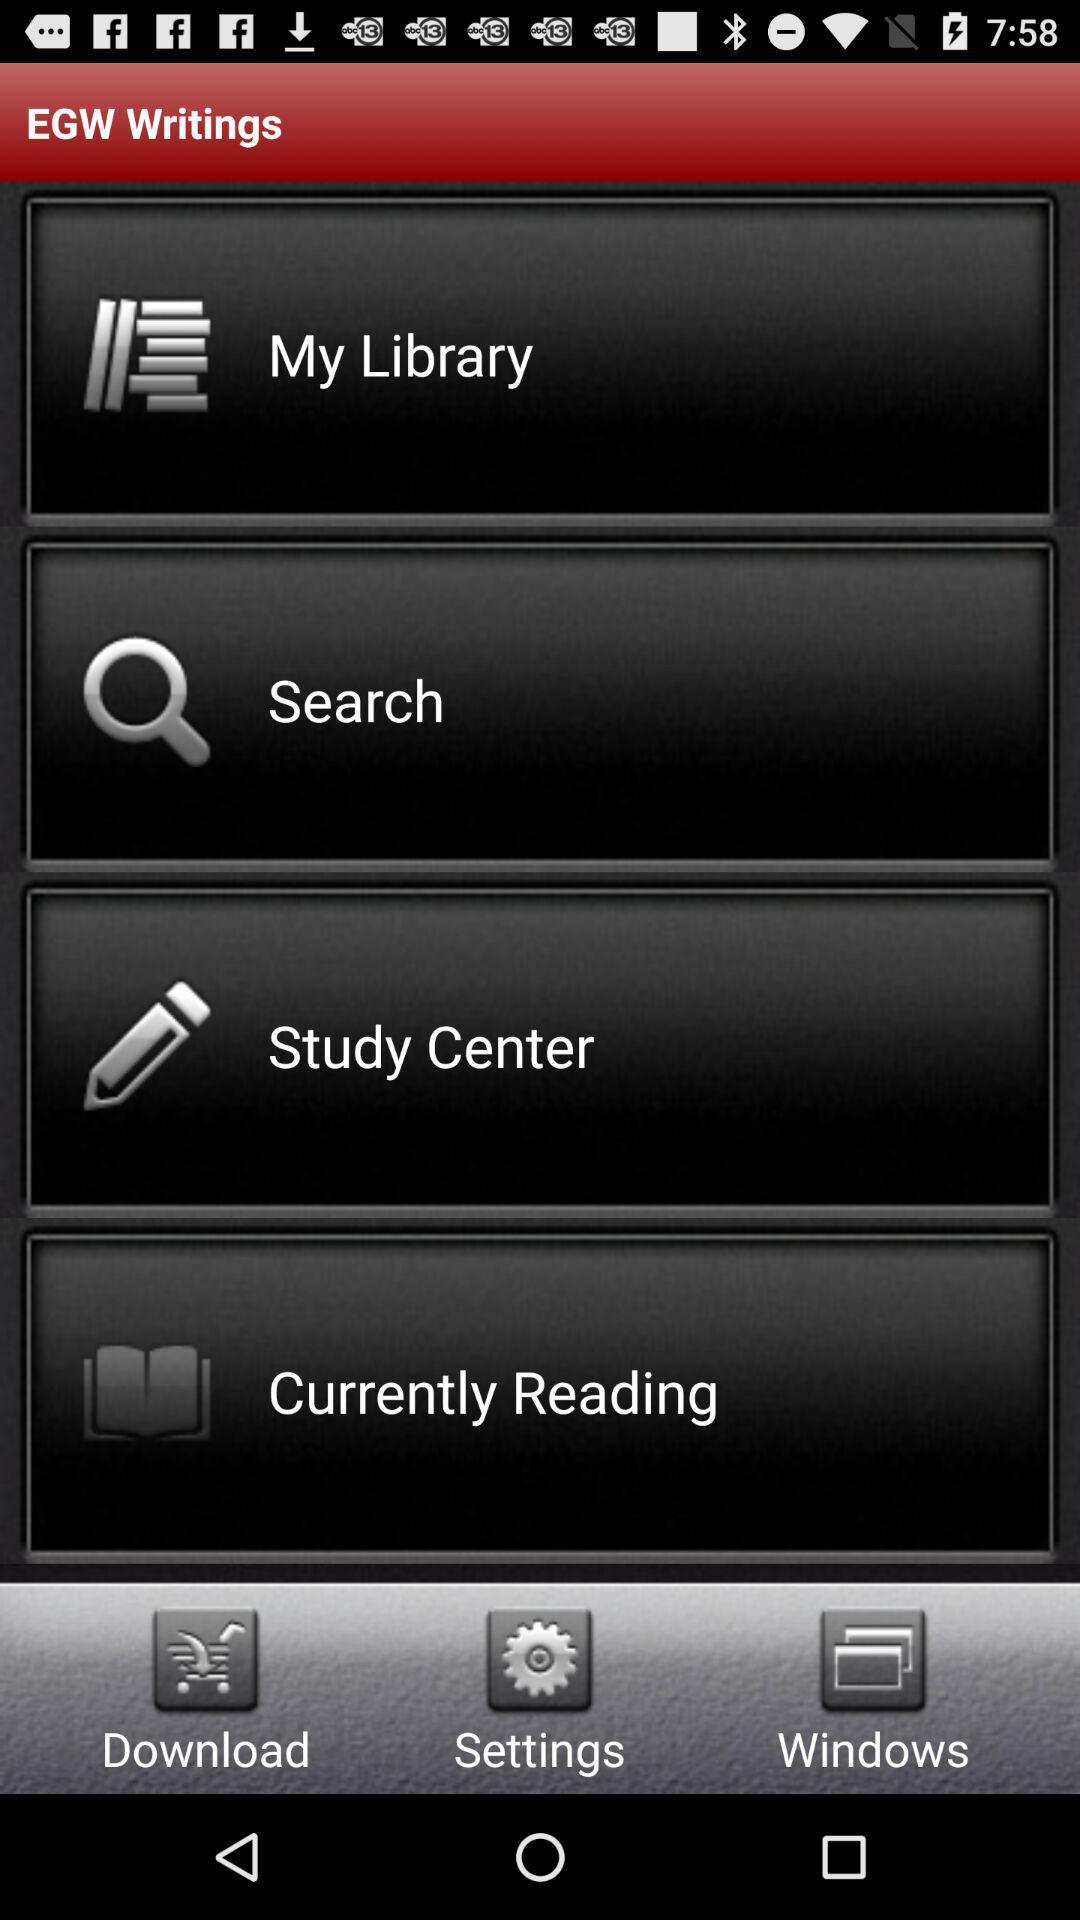  Describe the element at coordinates (205, 1660) in the screenshot. I see `app above download app` at that location.